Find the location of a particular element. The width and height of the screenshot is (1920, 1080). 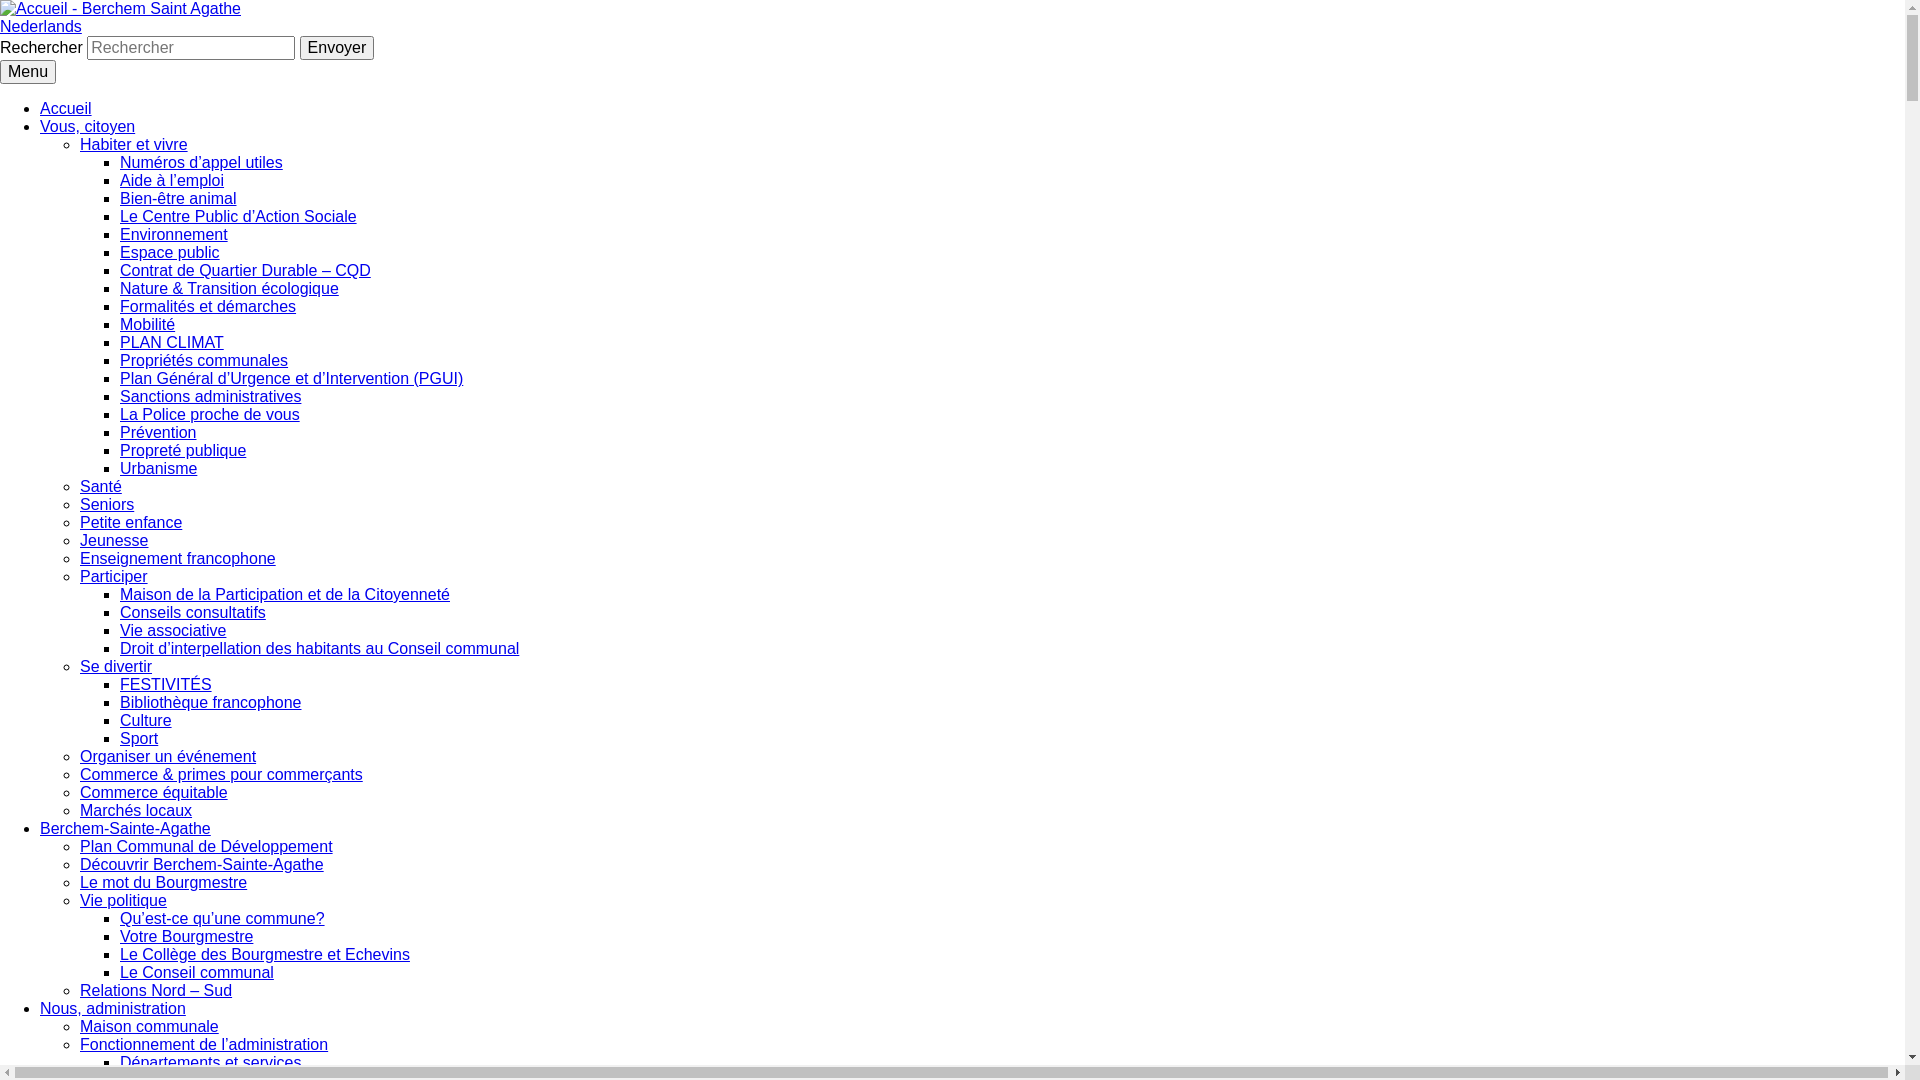

'Maison communale' is located at coordinates (148, 1026).